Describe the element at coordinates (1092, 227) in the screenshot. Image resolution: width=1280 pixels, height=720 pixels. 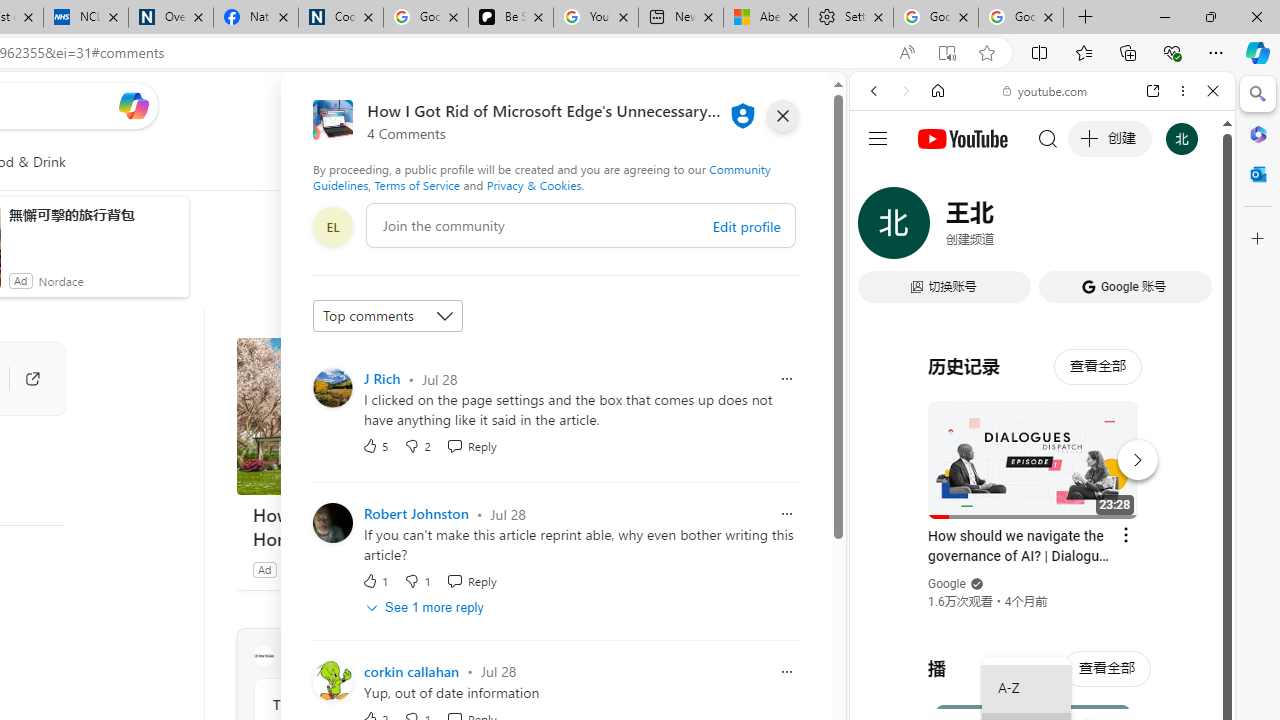
I see `'SEARCH TOOLS'` at that location.